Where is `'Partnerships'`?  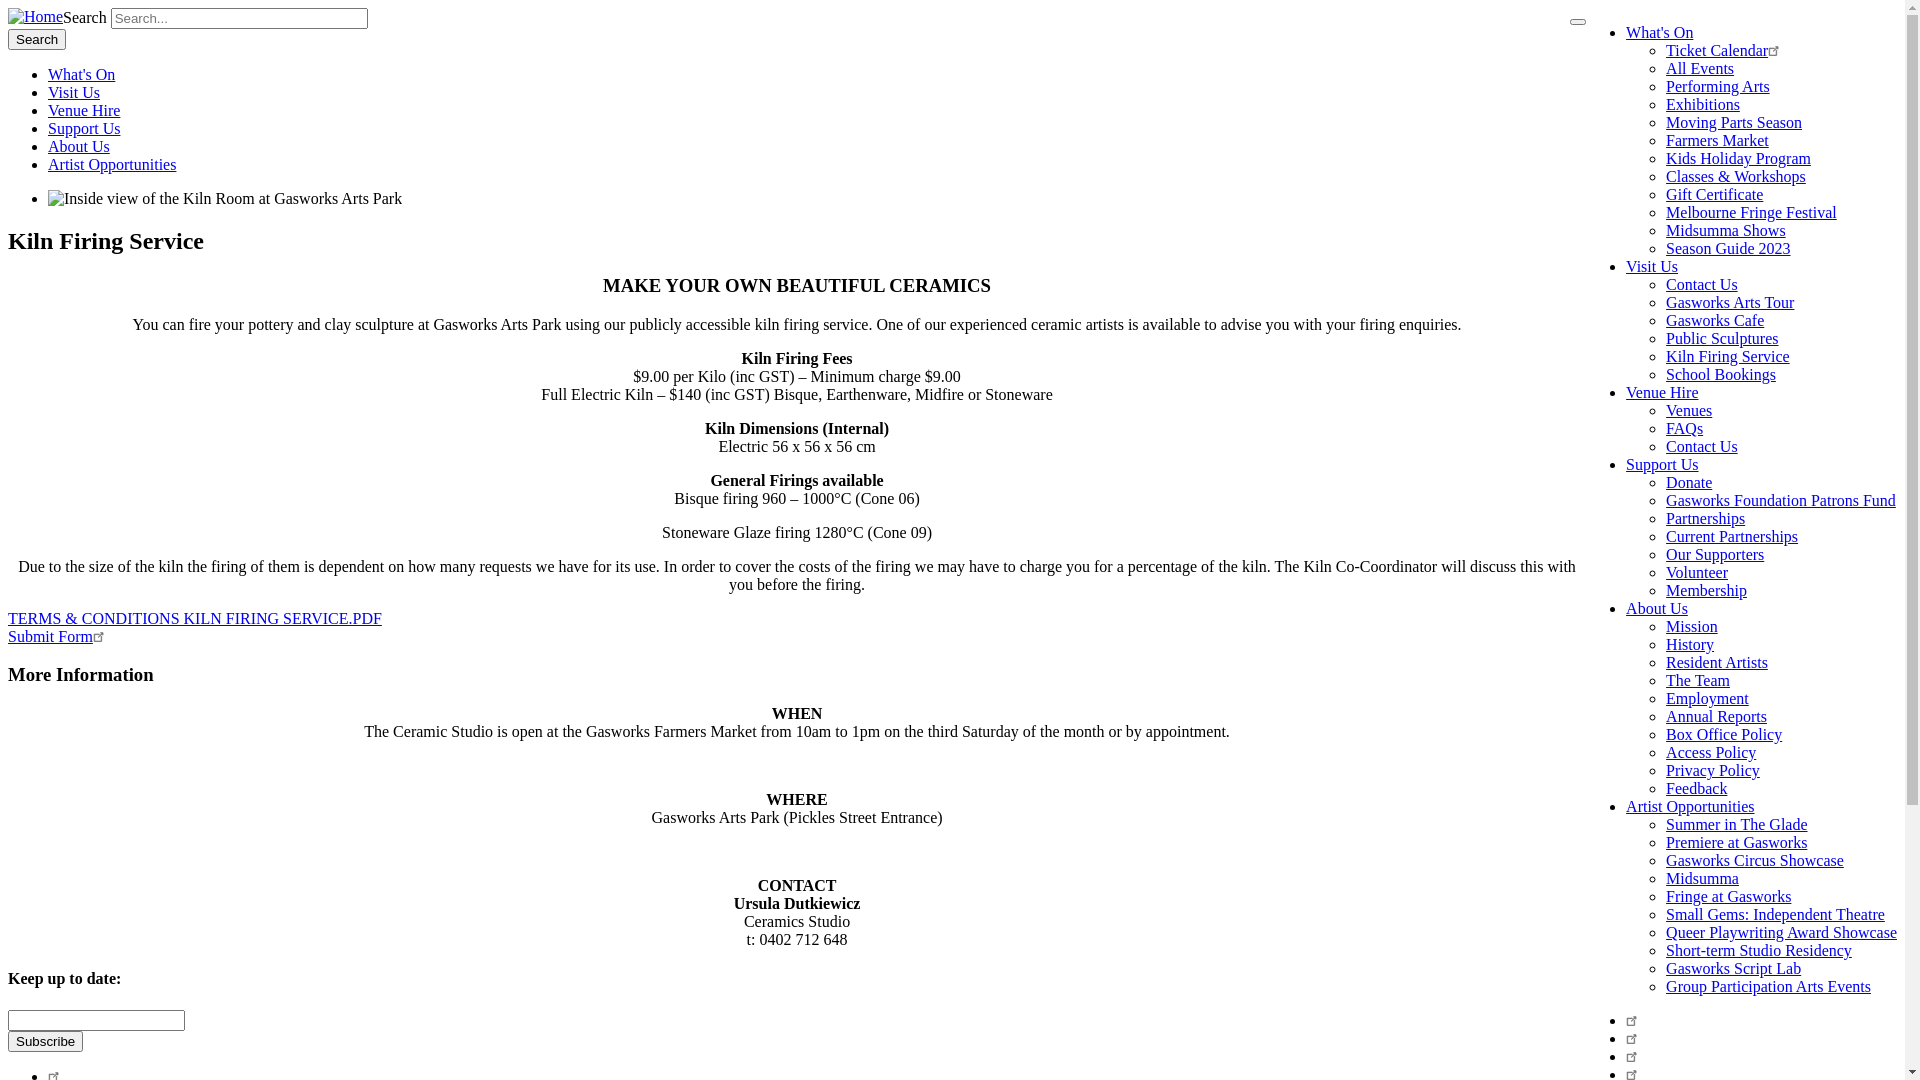
'Partnerships' is located at coordinates (1704, 517).